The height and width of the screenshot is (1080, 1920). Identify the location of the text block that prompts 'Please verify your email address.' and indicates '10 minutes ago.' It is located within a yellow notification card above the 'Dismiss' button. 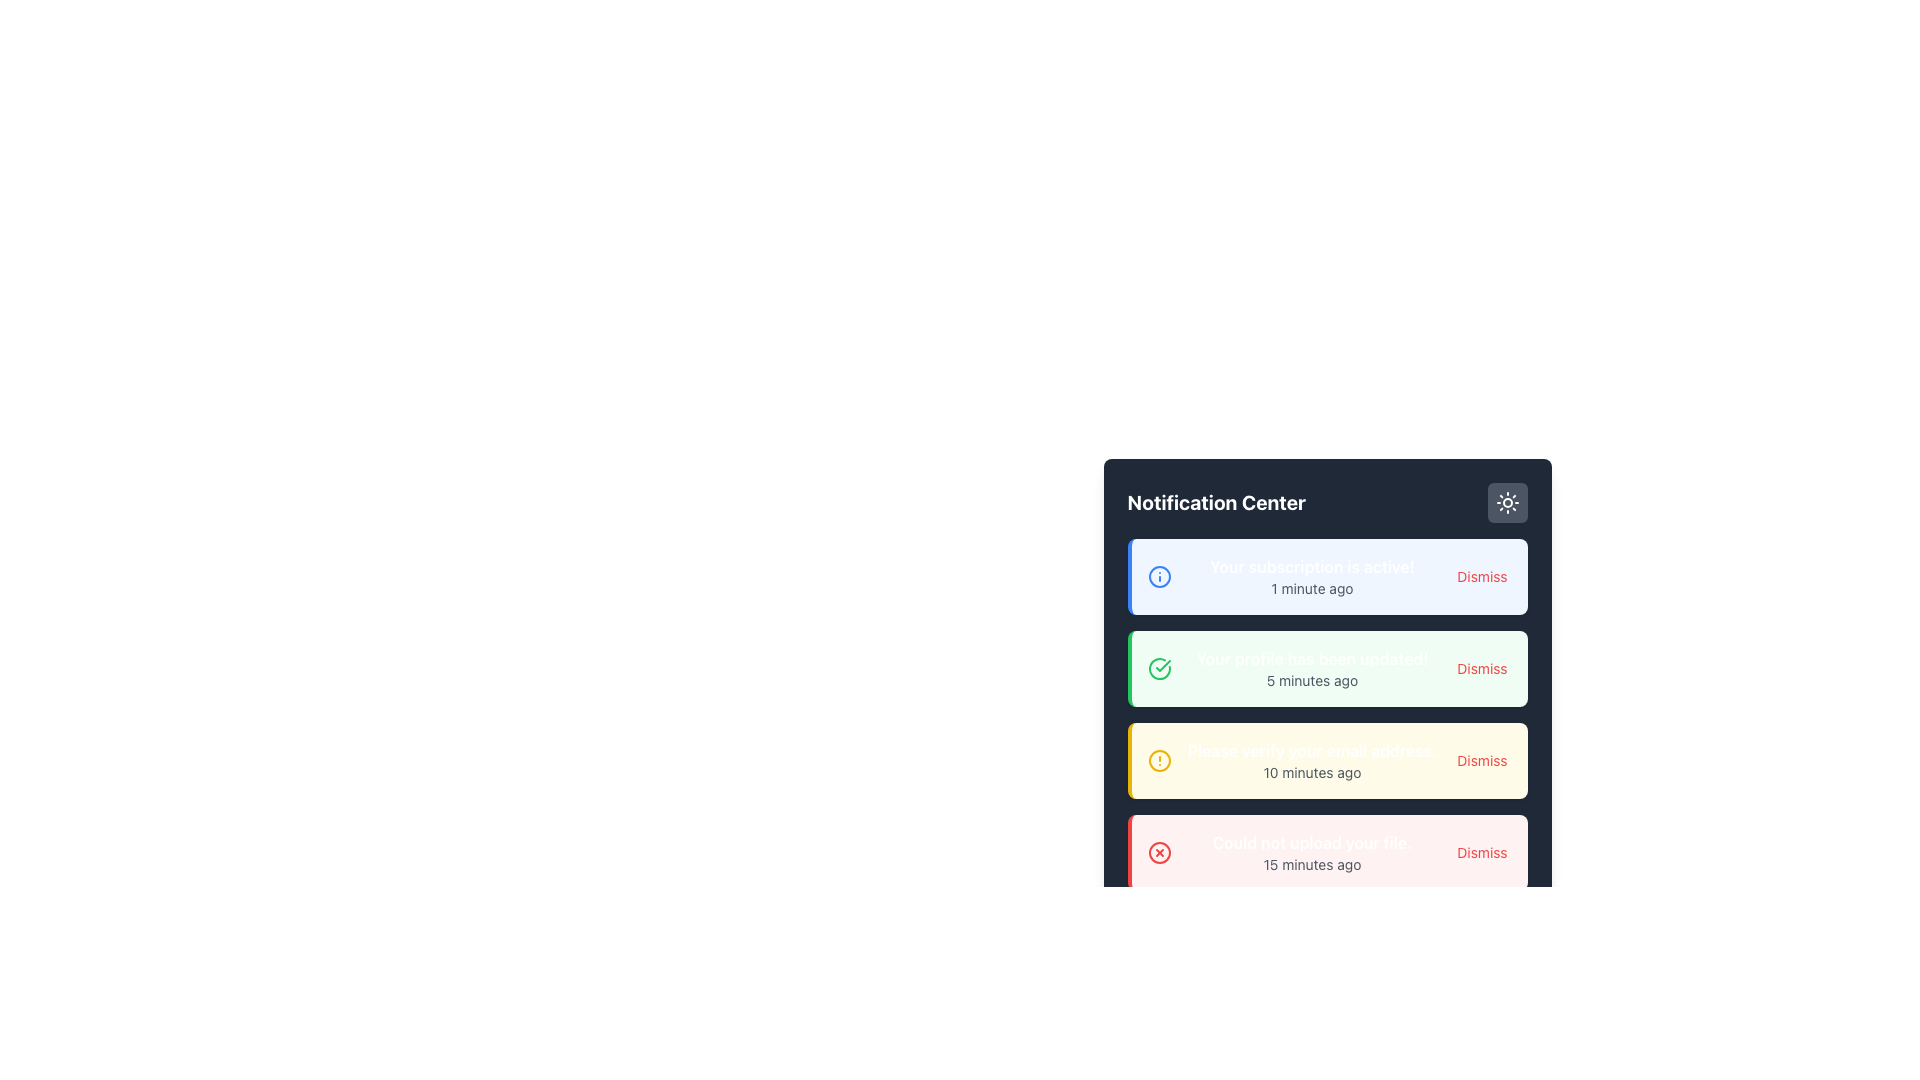
(1312, 760).